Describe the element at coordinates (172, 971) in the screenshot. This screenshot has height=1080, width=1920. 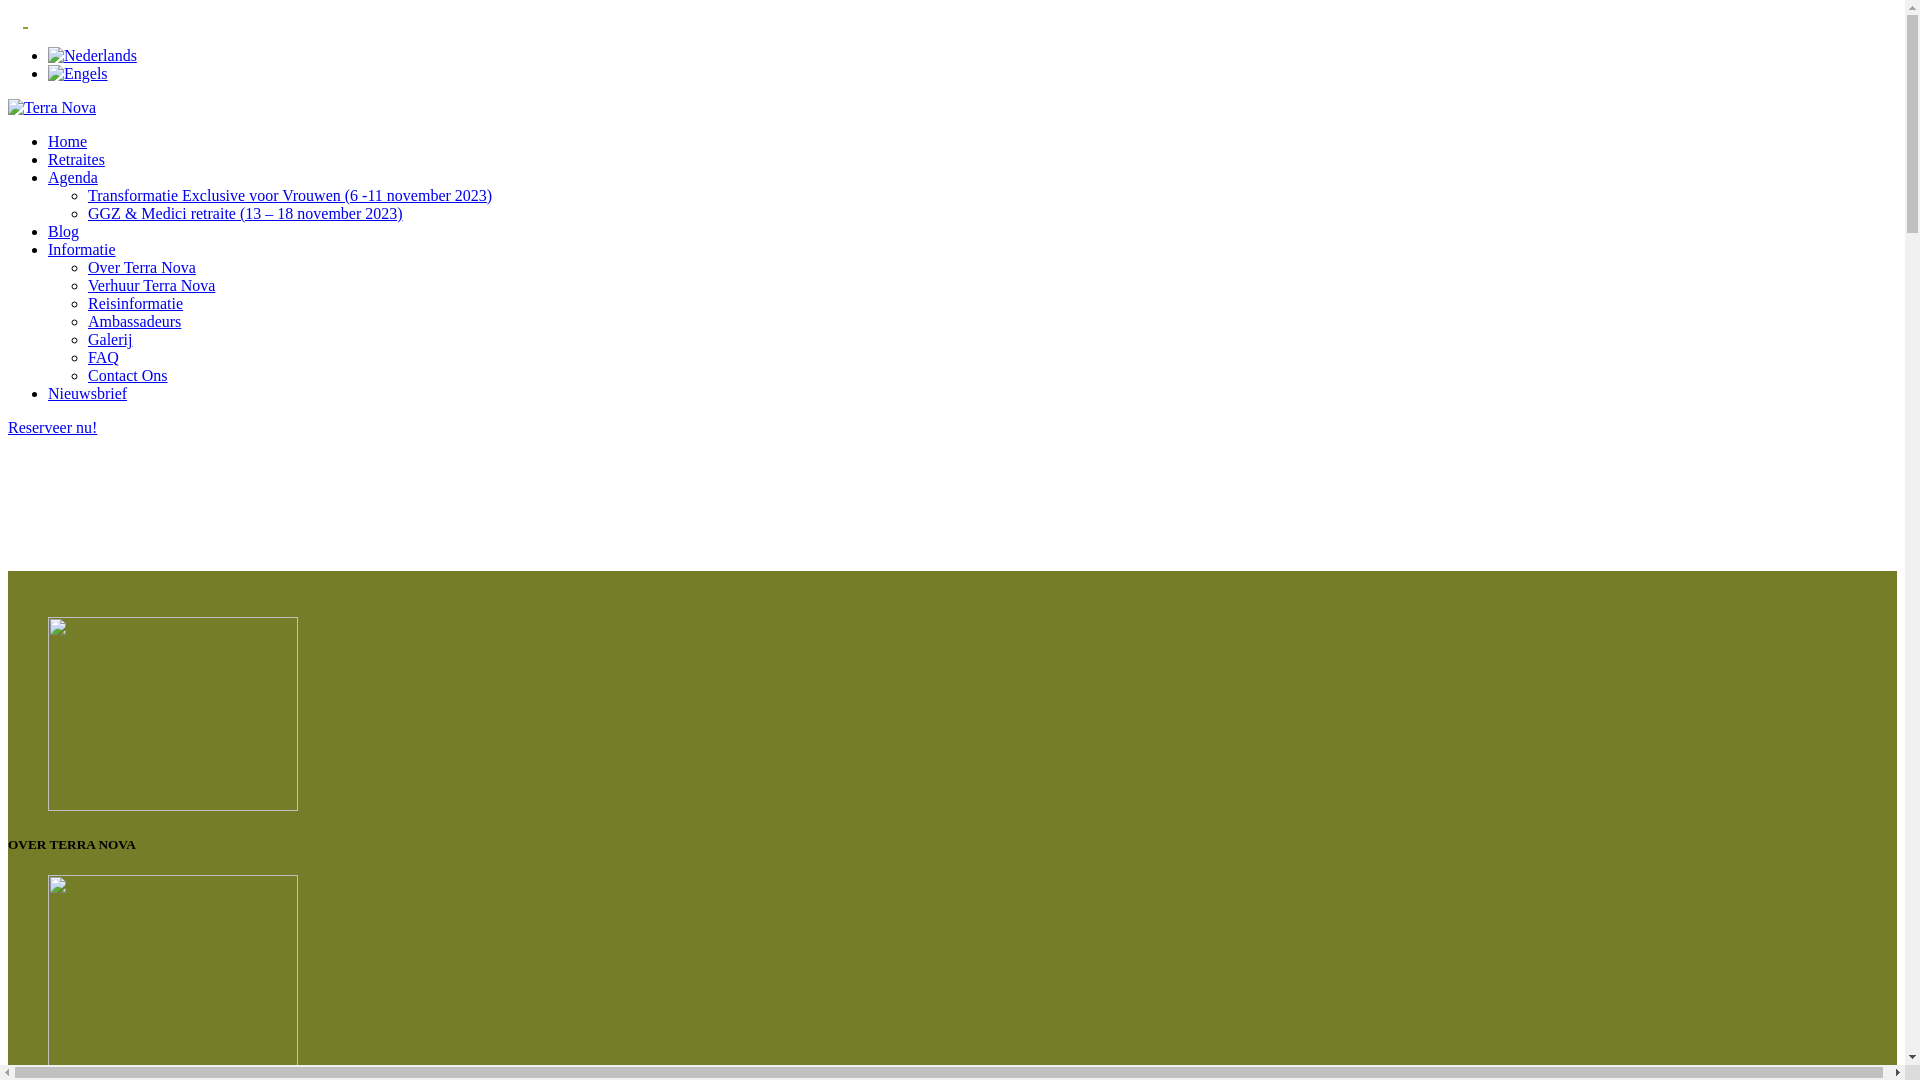
I see `'Retreites1'` at that location.